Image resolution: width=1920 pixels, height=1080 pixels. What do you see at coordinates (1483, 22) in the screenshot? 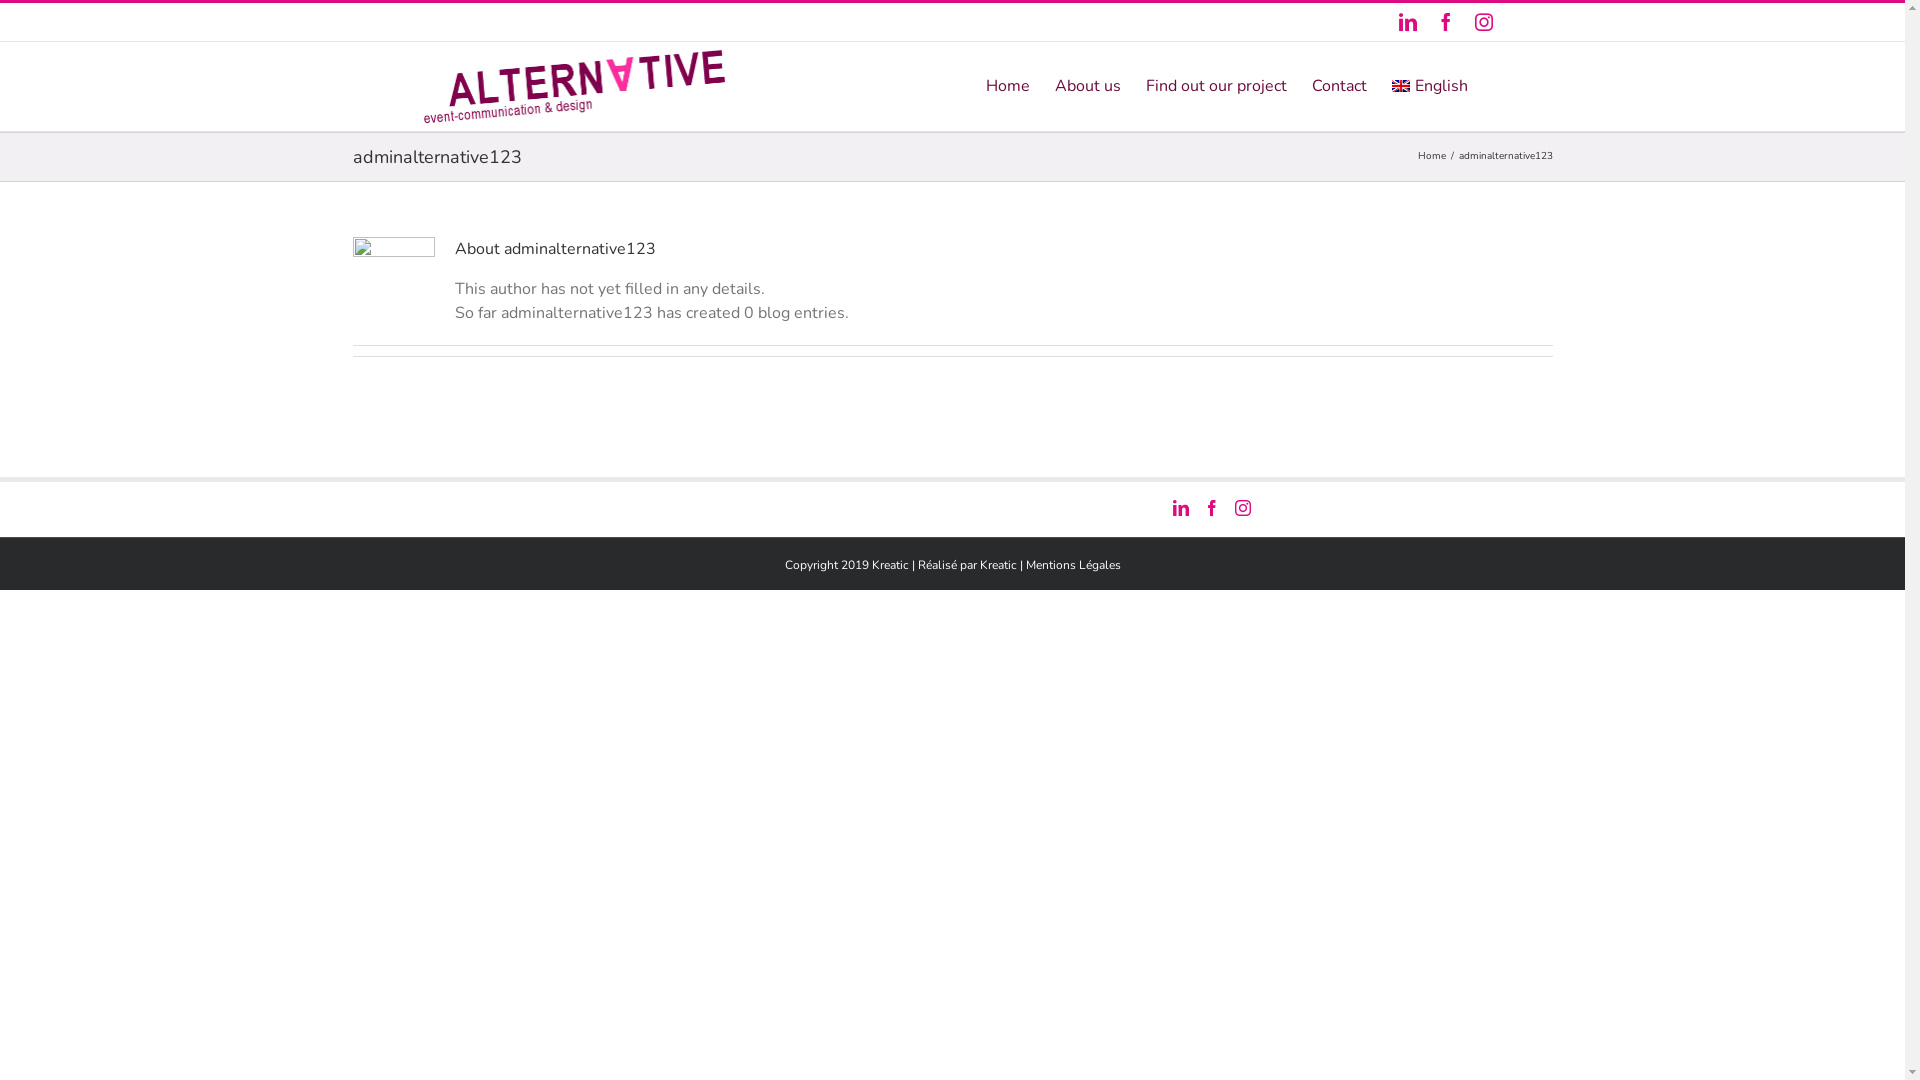
I see `'Instagram'` at bounding box center [1483, 22].